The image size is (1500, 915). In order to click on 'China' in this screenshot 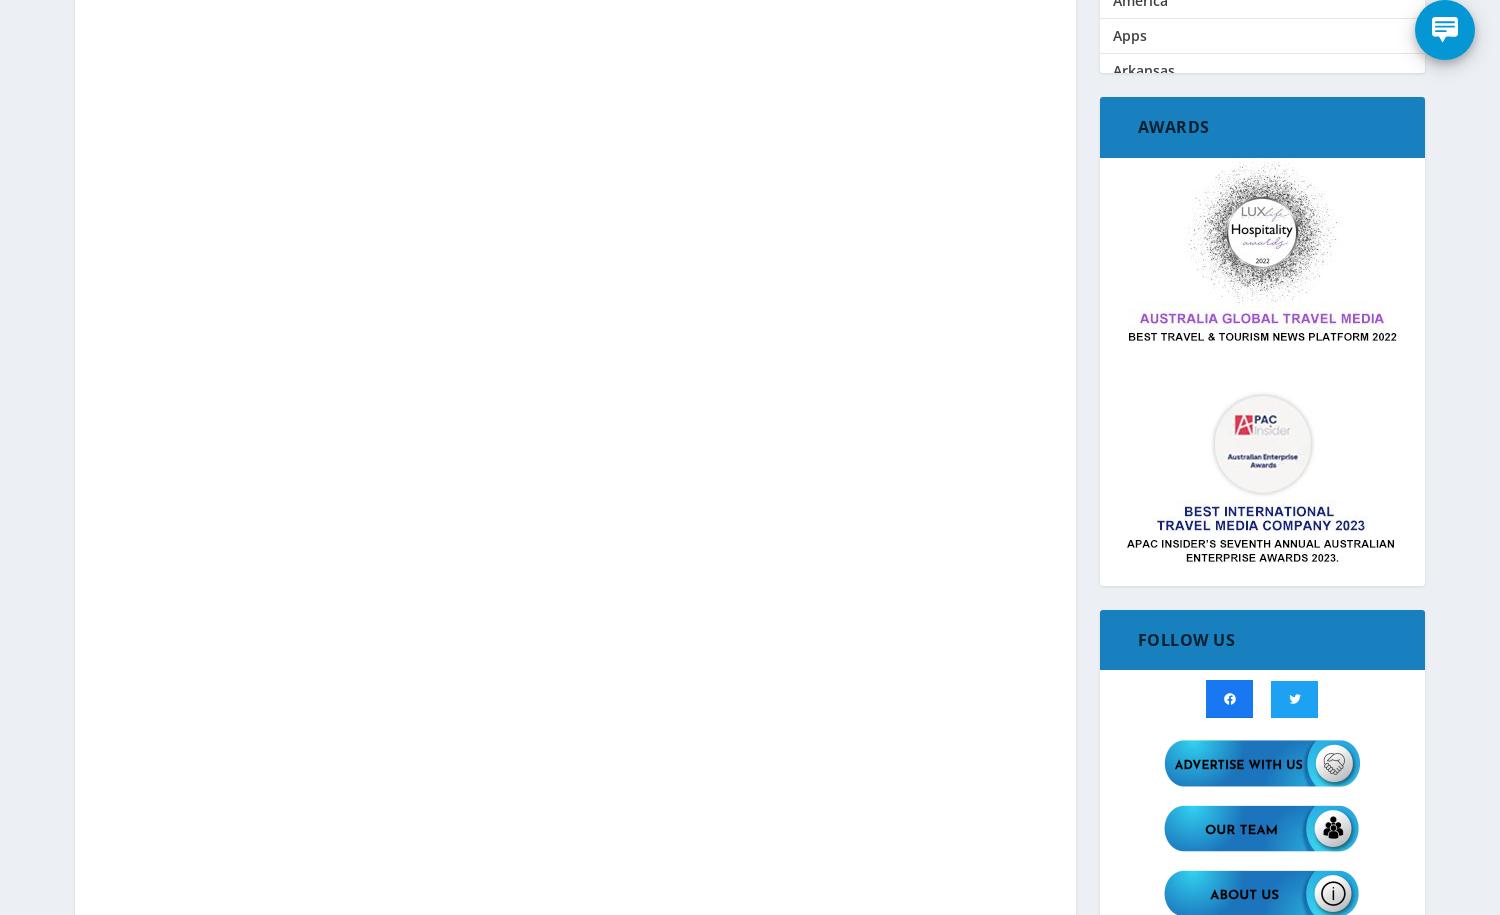, I will do `click(1131, 633)`.